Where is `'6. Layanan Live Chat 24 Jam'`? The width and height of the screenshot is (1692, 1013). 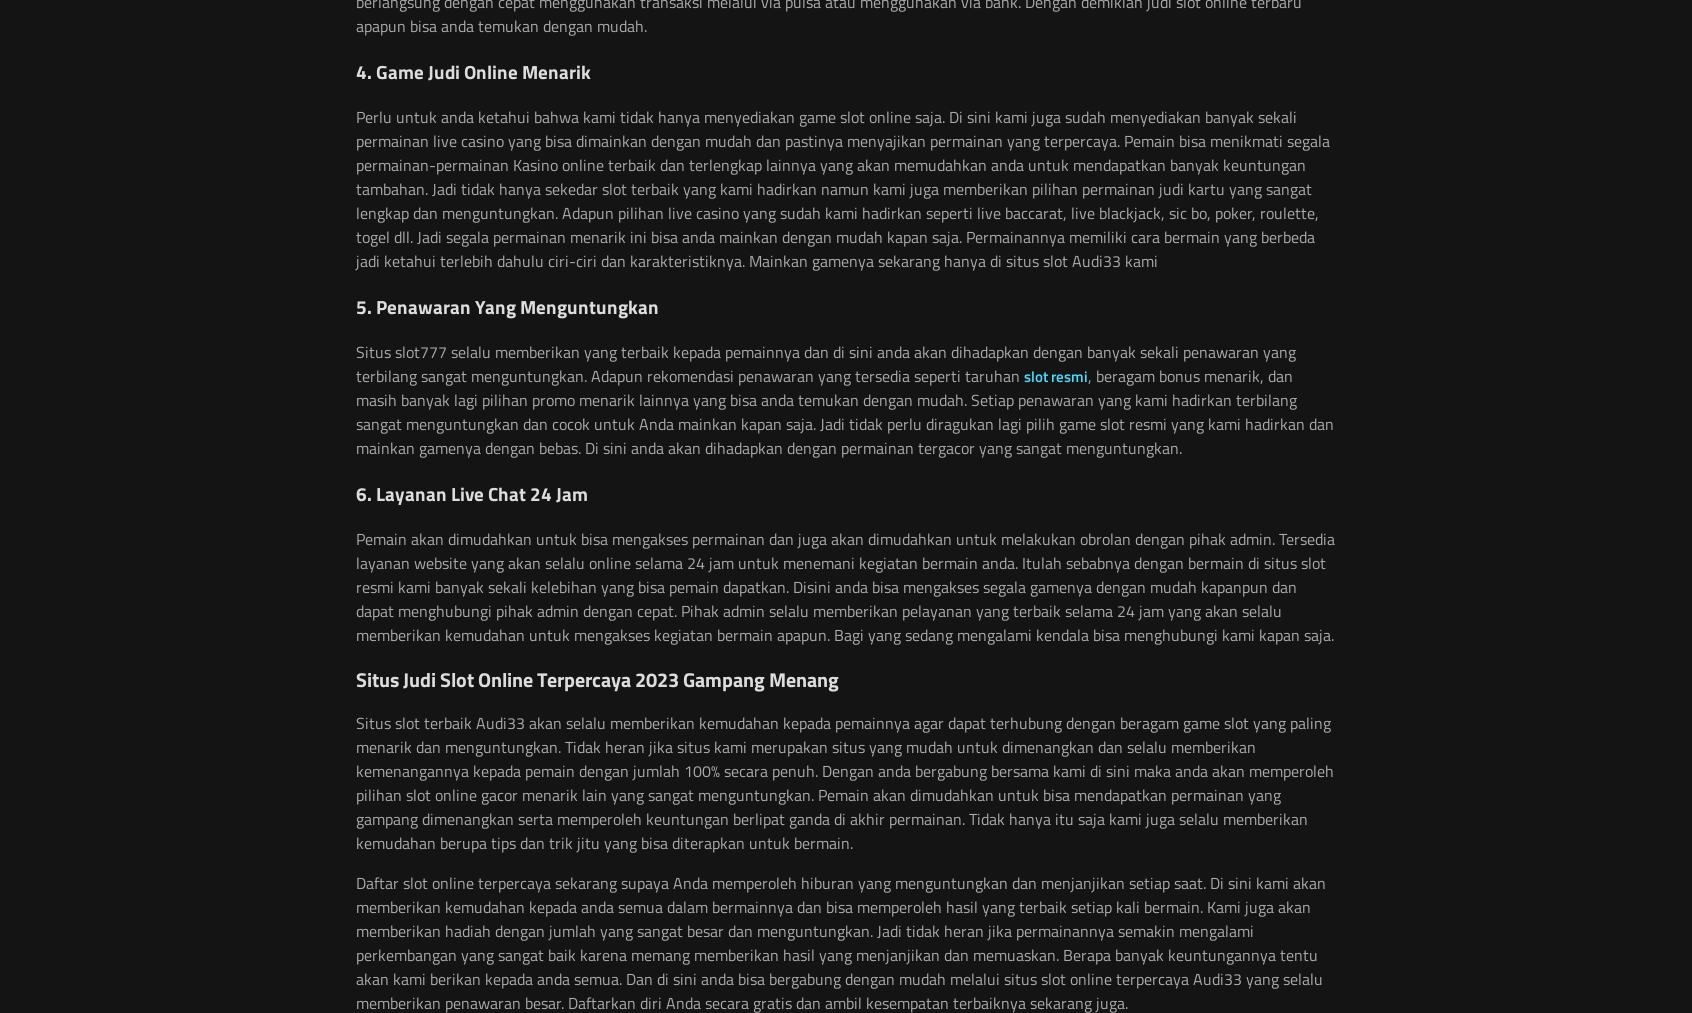
'6. Layanan Live Chat 24 Jam' is located at coordinates (471, 492).